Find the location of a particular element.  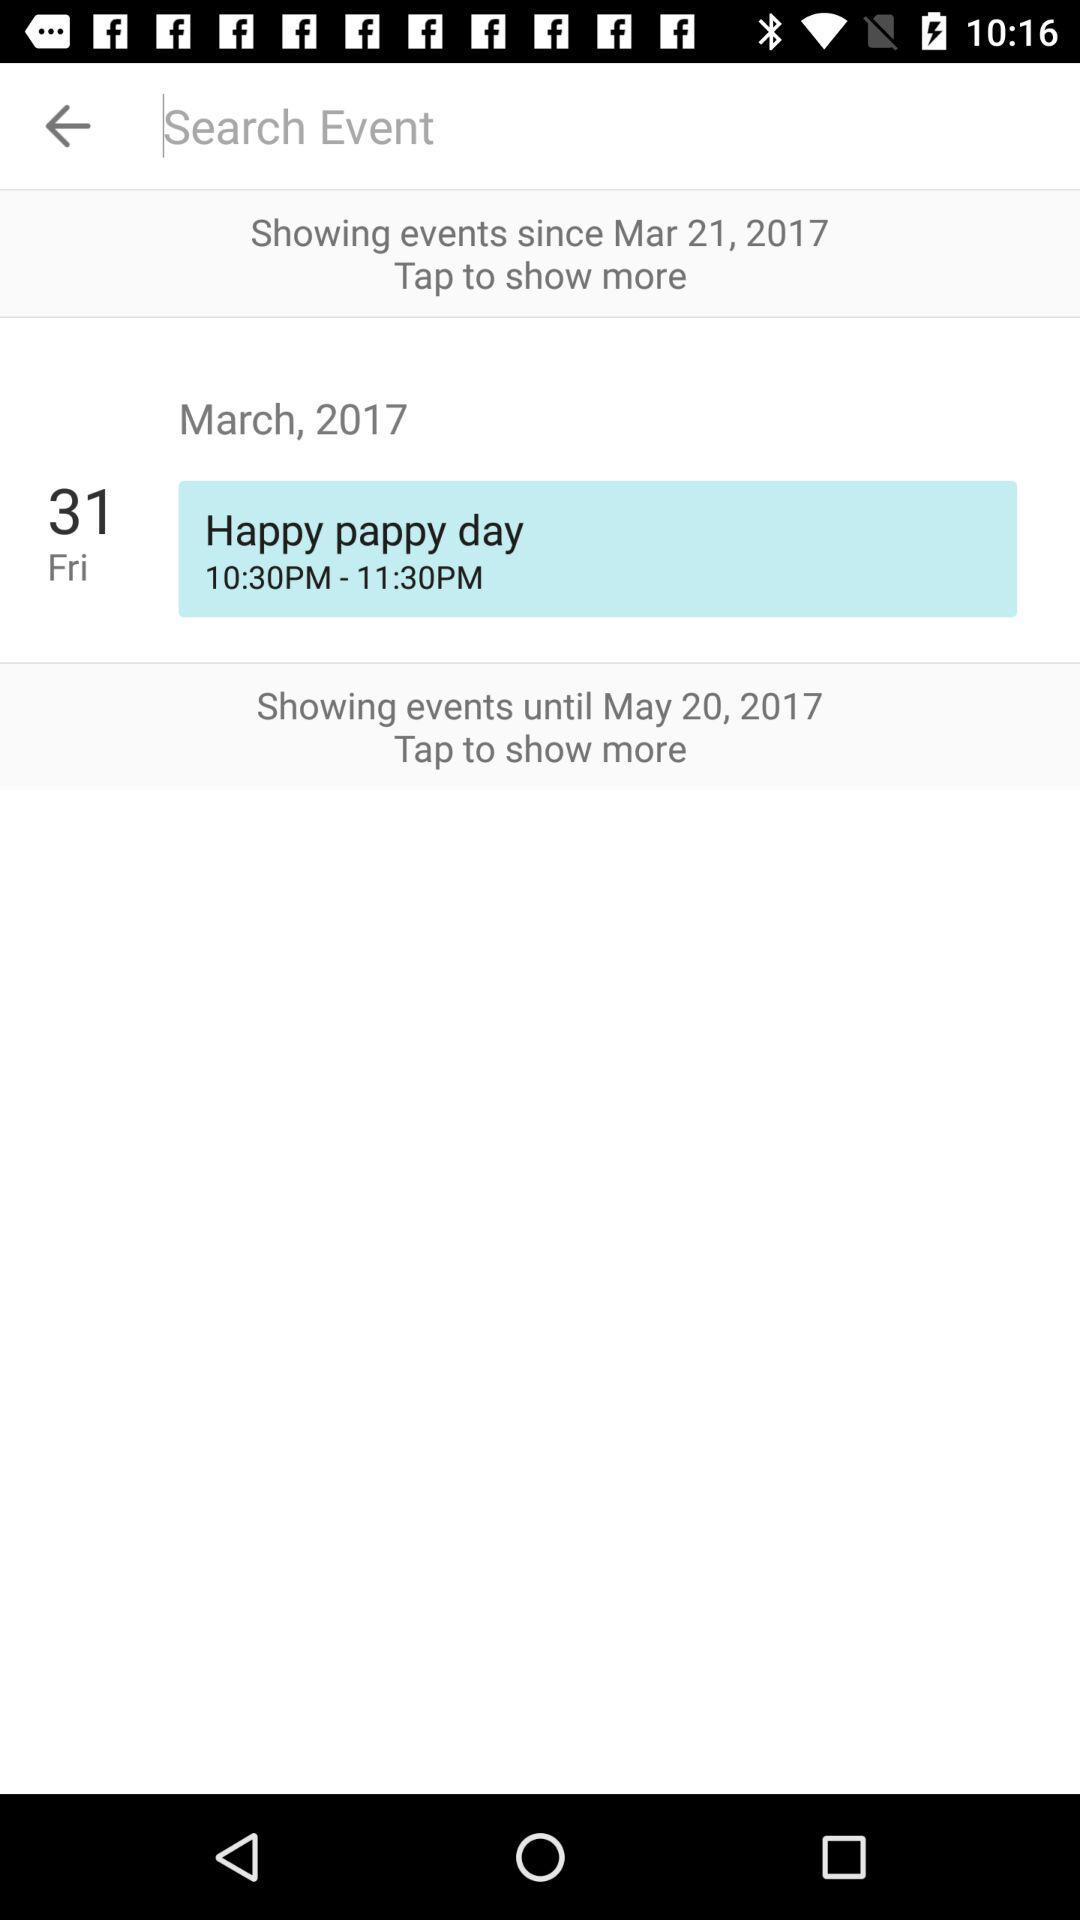

the icon next to happy pappy day is located at coordinates (112, 509).